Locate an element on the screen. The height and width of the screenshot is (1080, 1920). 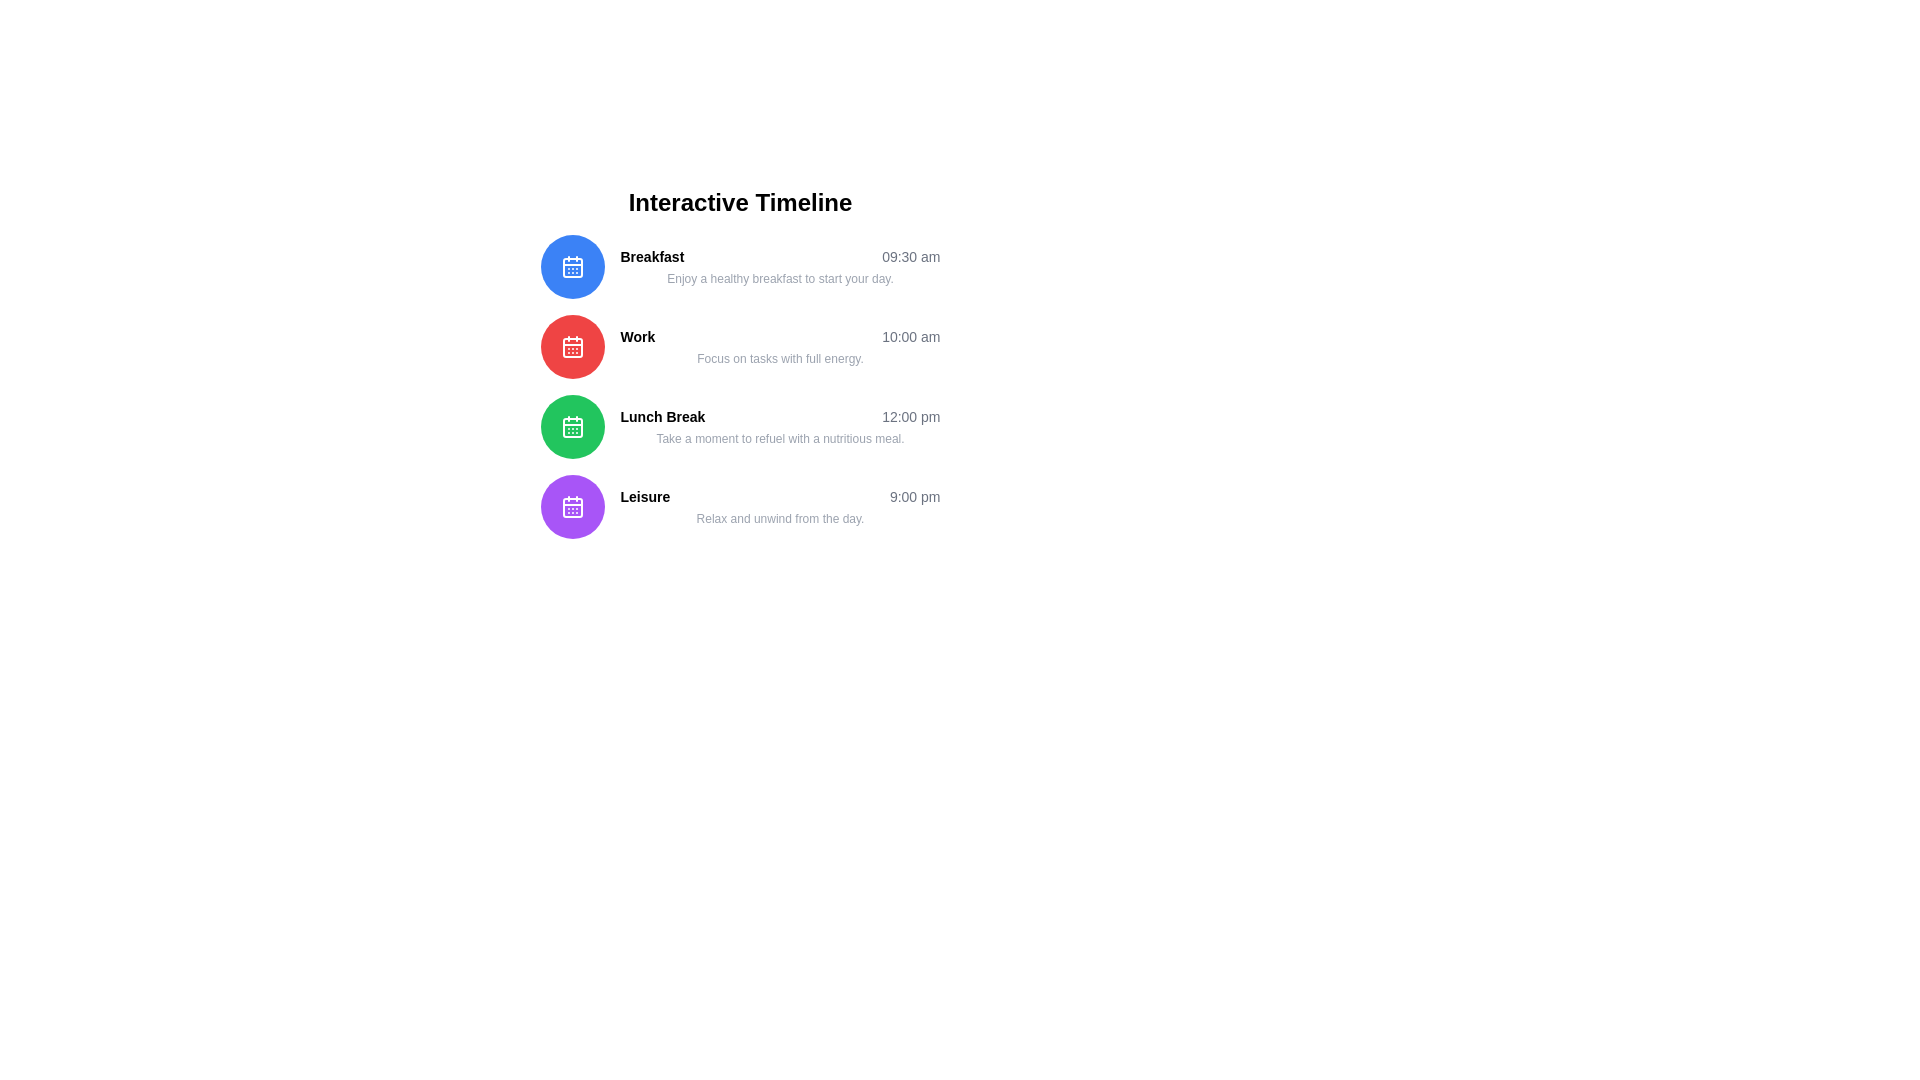
the second list item displaying event or task details, located below 'Breakfast' and above 'Lunch Break' is located at coordinates (779, 346).